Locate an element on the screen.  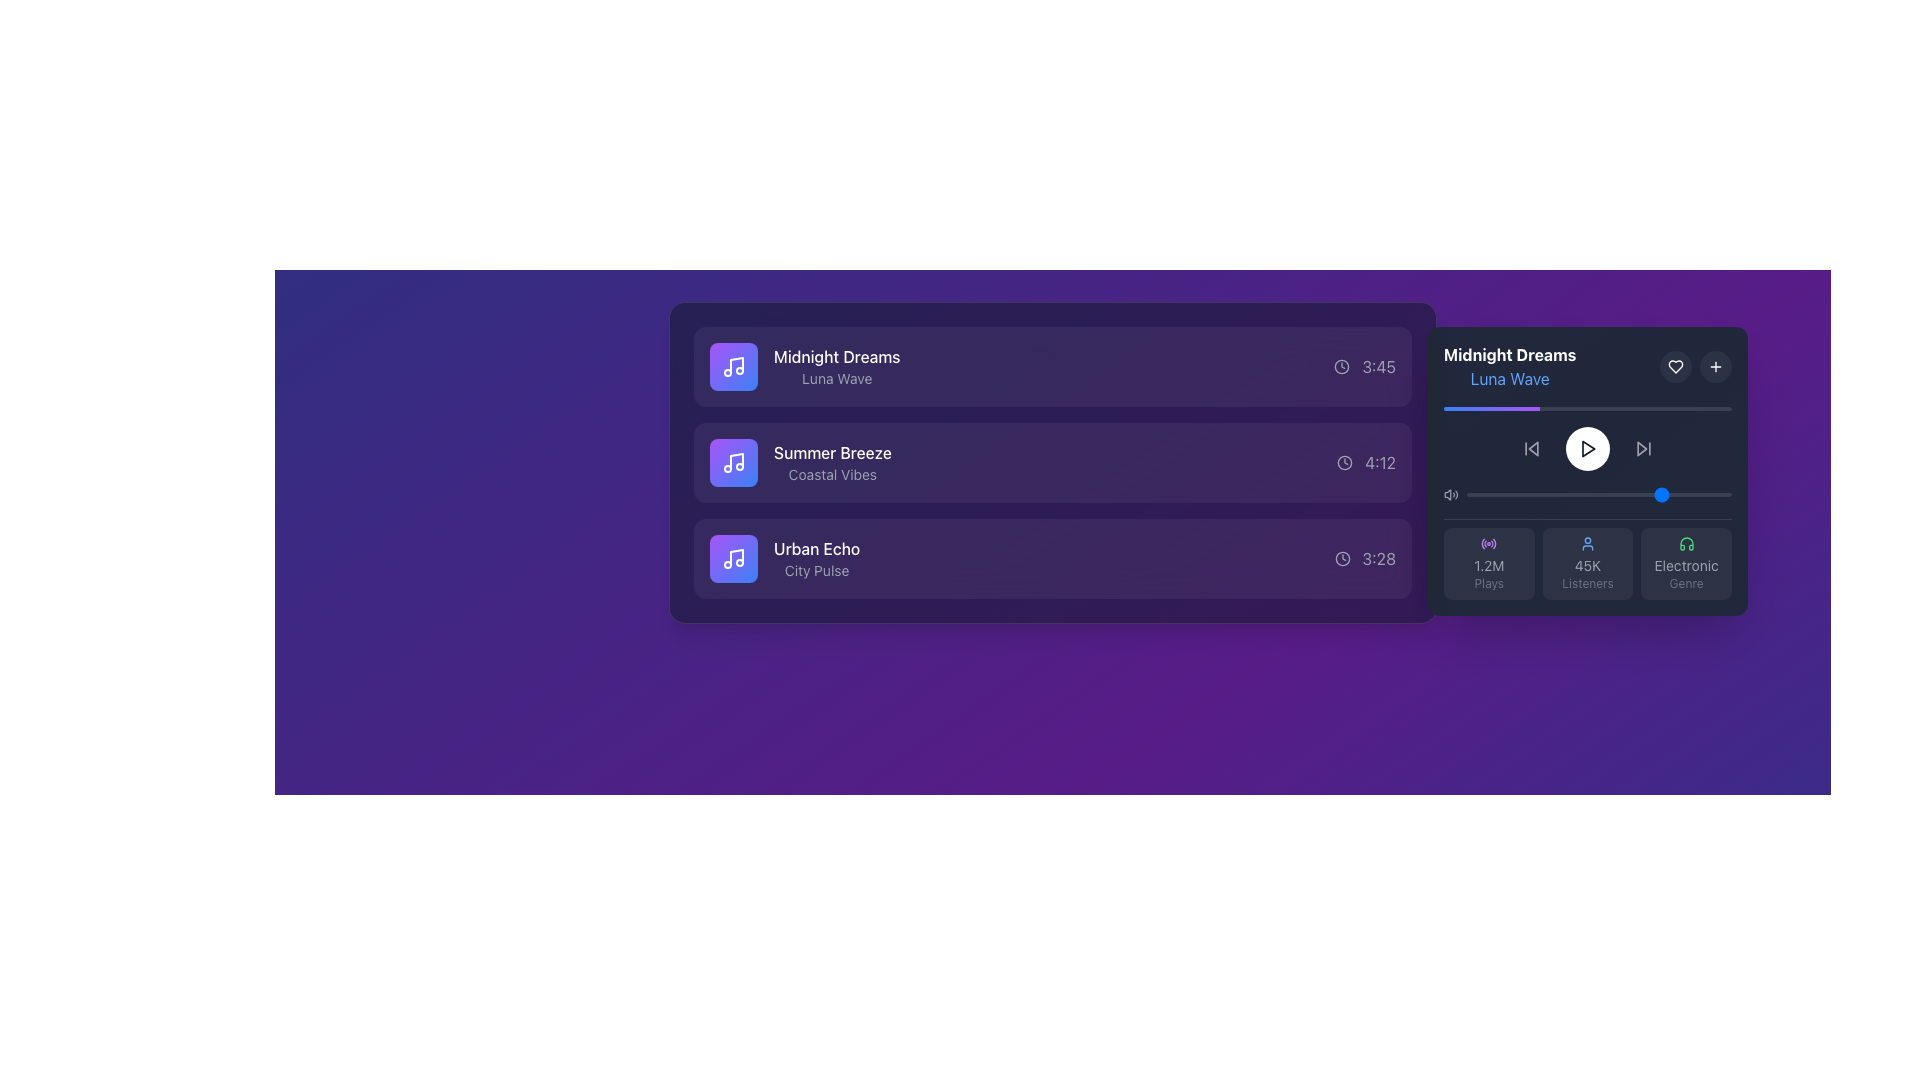
the leftmost segment of the horizontal progress bar, which is a gradient-colored bar transitioning from blue to purple, occupying one-third of its width is located at coordinates (1492, 407).